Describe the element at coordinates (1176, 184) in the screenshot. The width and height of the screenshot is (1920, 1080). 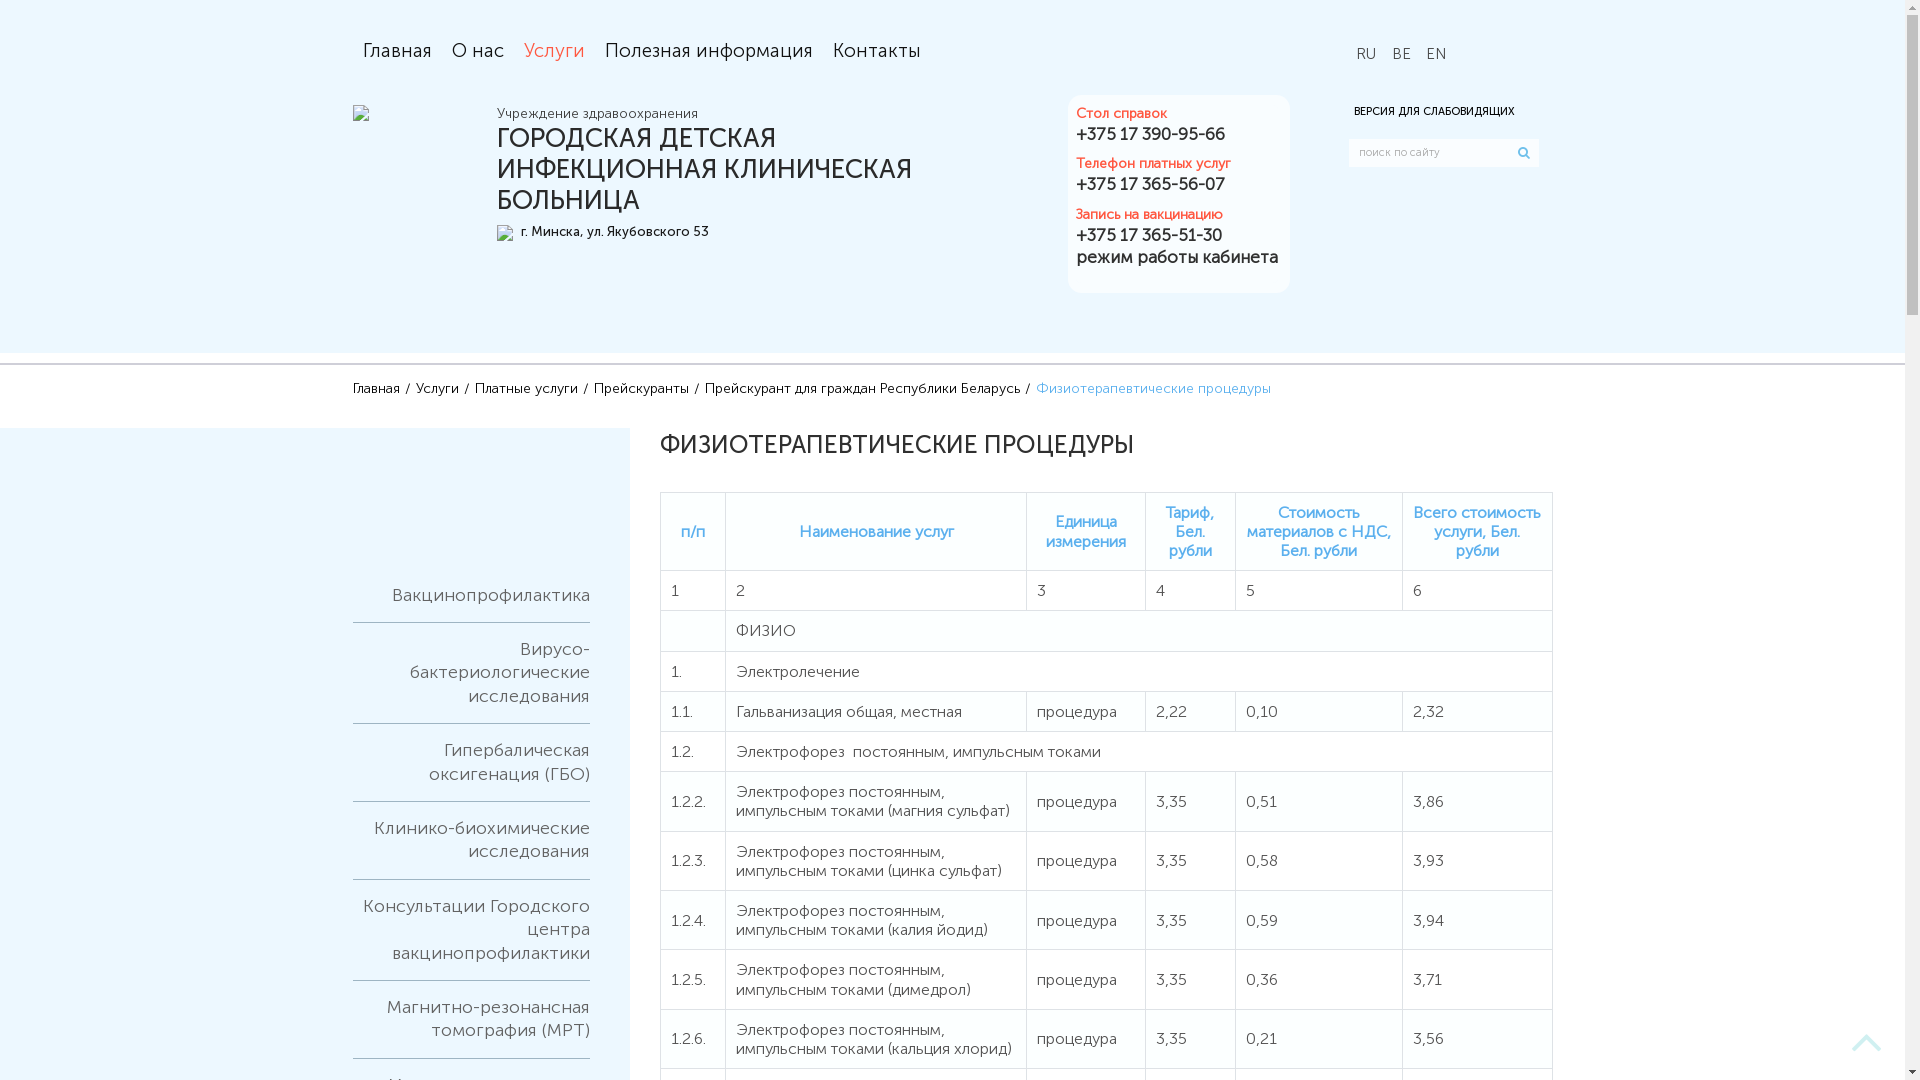
I see `'+375 17 365-56-07'` at that location.